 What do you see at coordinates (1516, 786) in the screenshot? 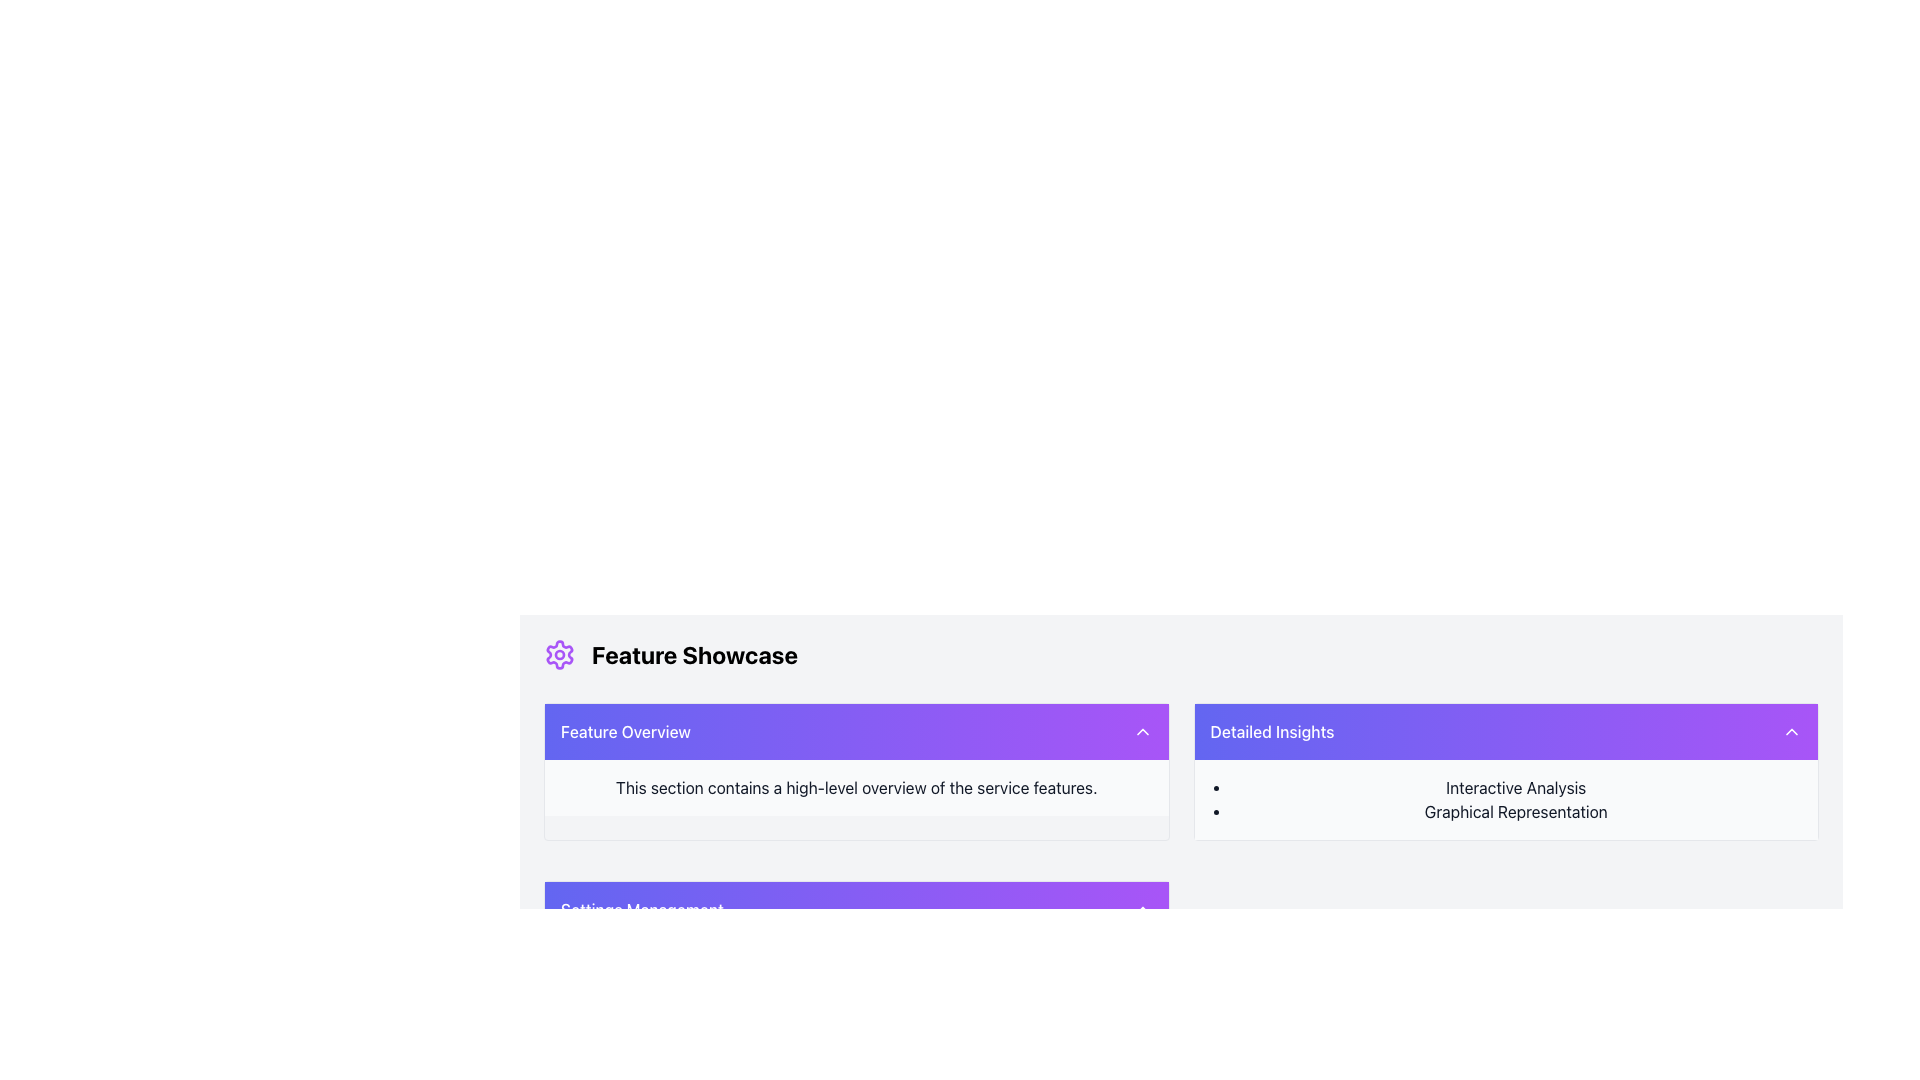
I see `the Text Label in the 'Detailed Insights' section` at bounding box center [1516, 786].